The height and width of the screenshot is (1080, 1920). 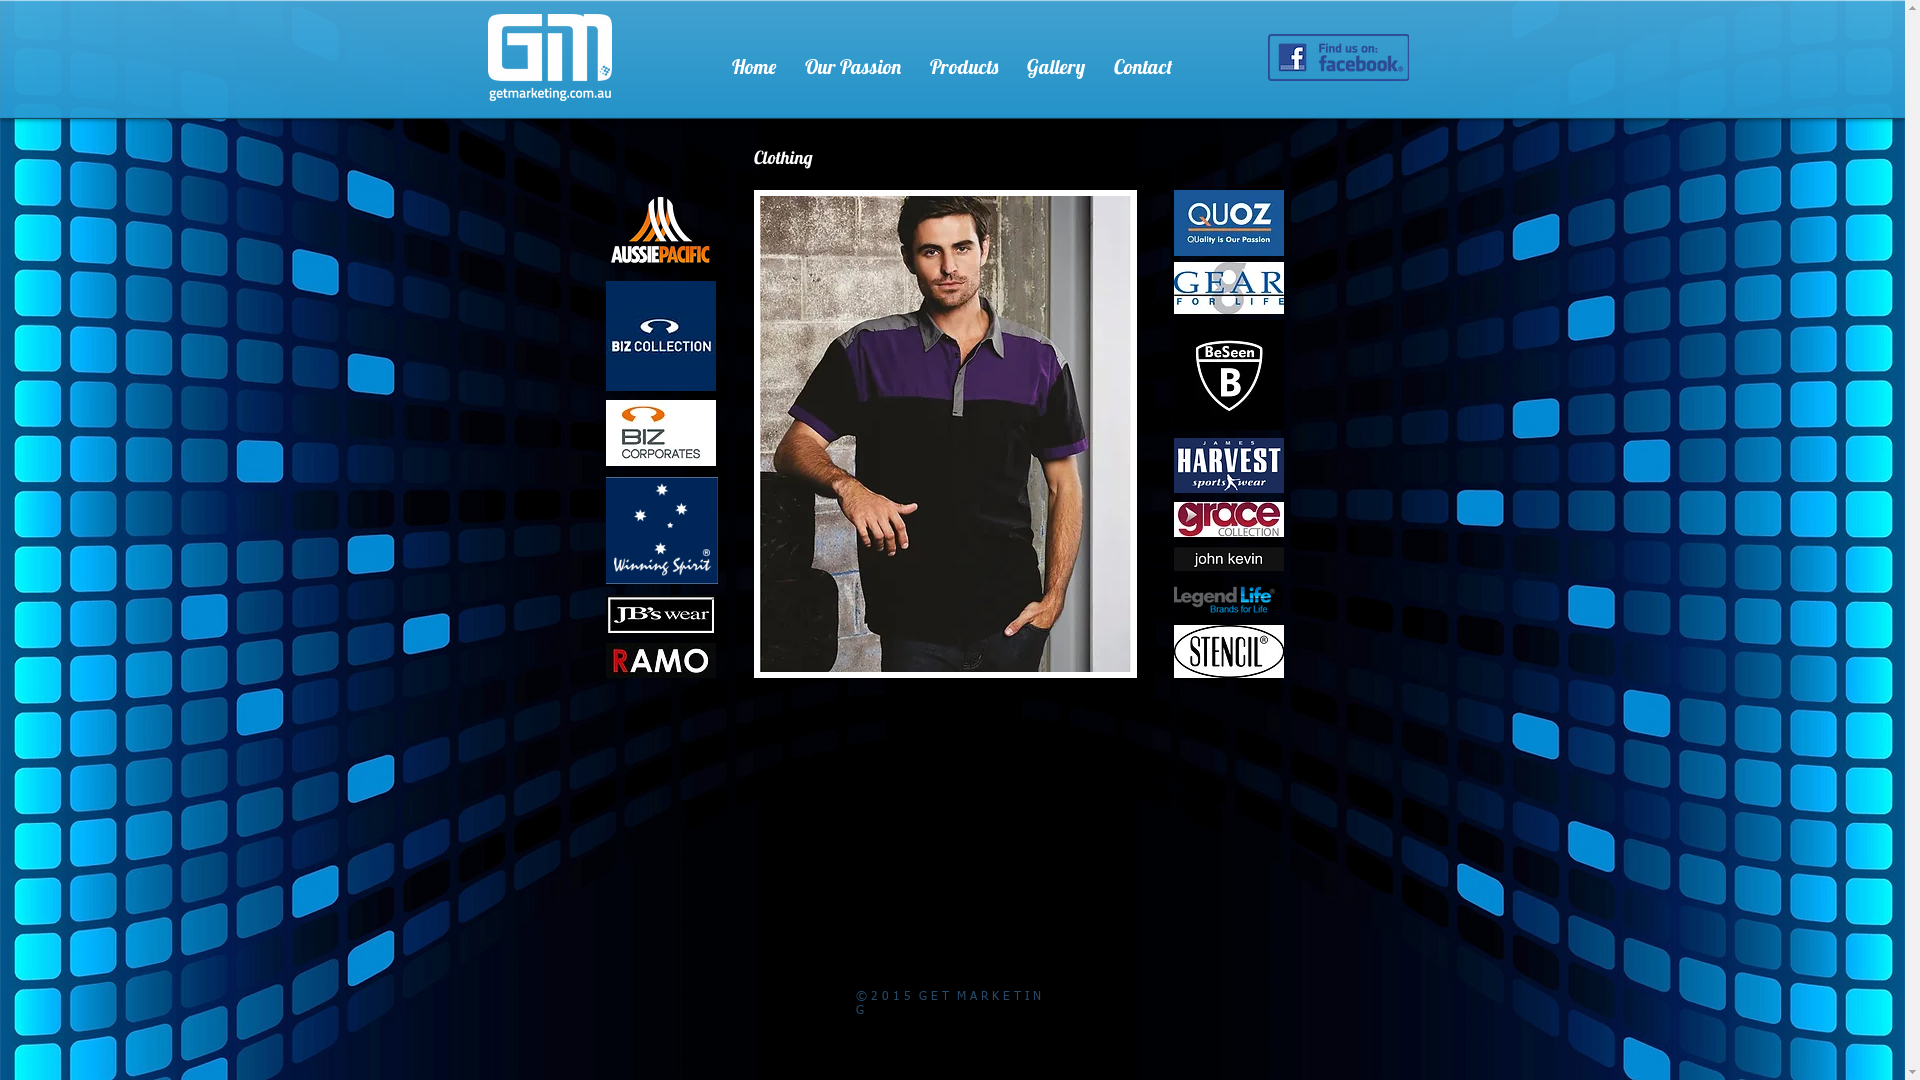 I want to click on 'Gallery', so click(x=1054, y=56).